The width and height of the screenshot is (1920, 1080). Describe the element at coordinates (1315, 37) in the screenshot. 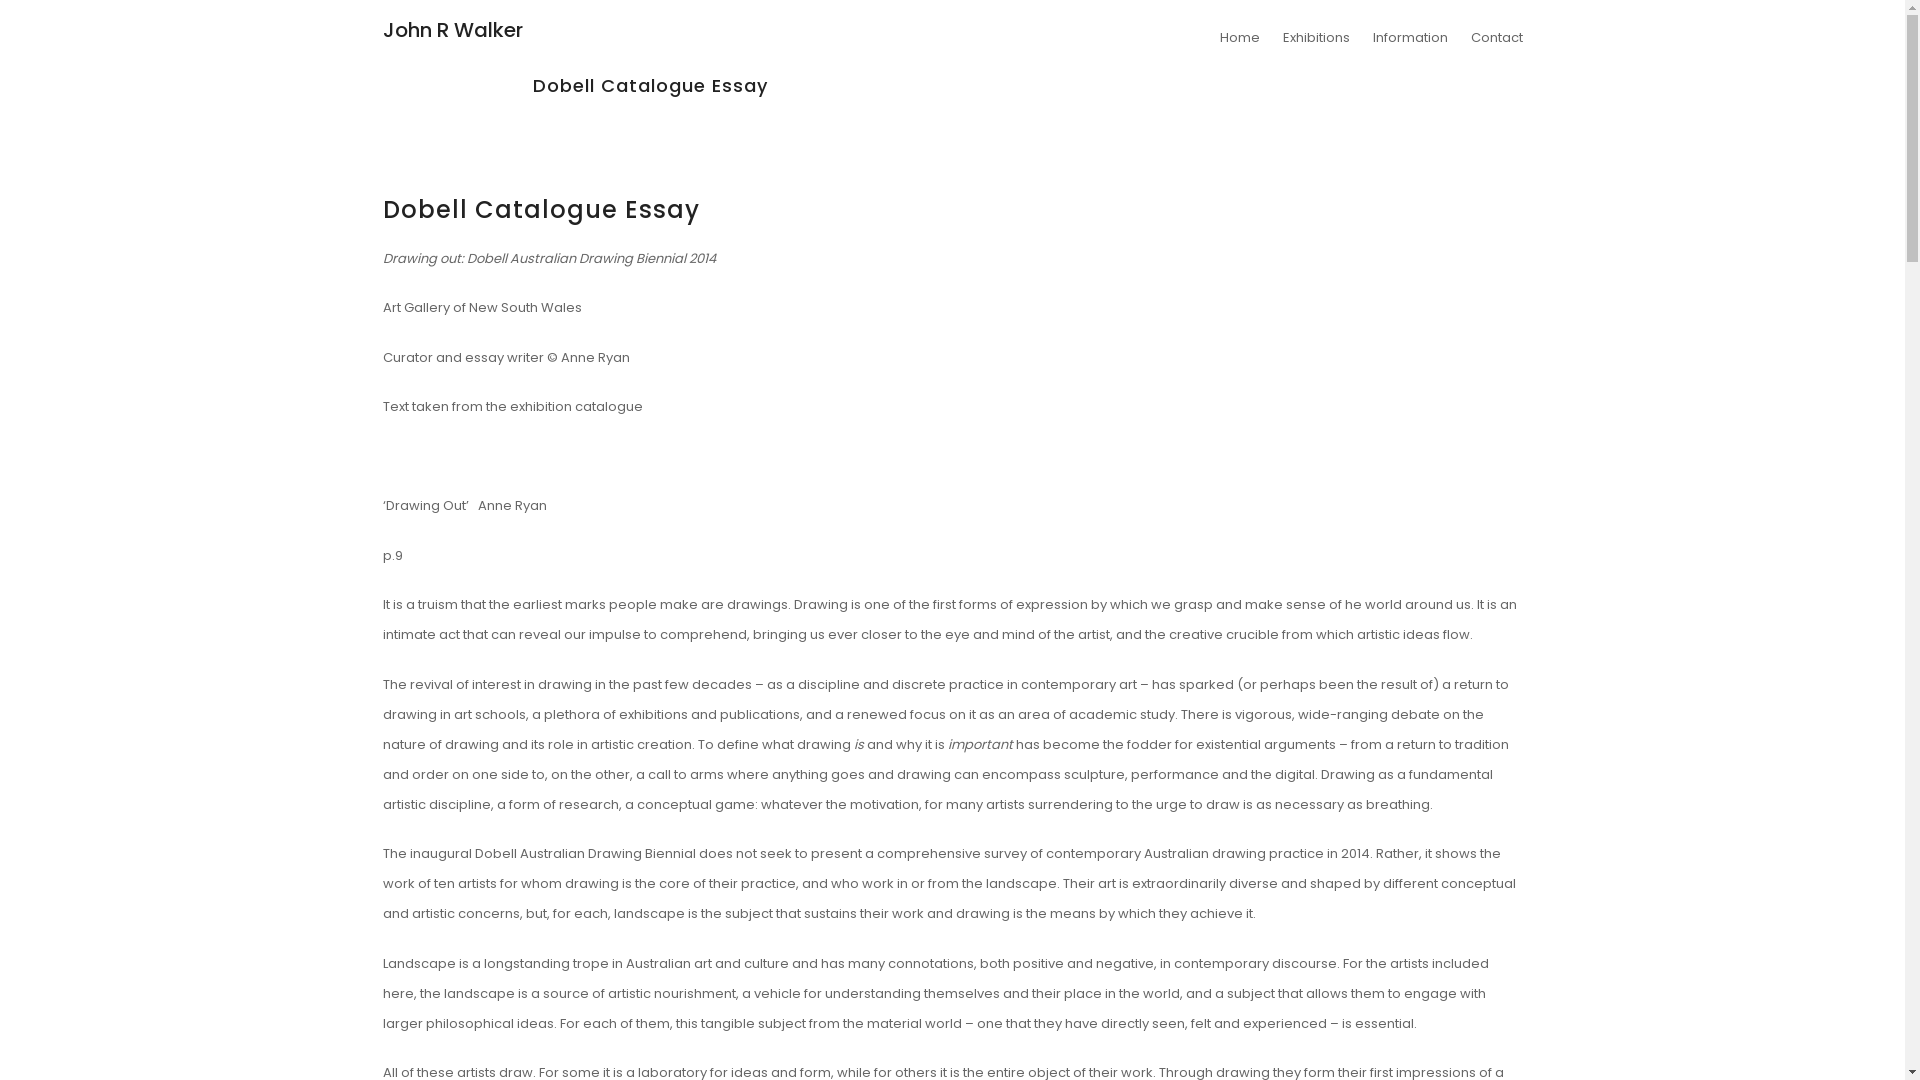

I see `'Exhibitions'` at that location.